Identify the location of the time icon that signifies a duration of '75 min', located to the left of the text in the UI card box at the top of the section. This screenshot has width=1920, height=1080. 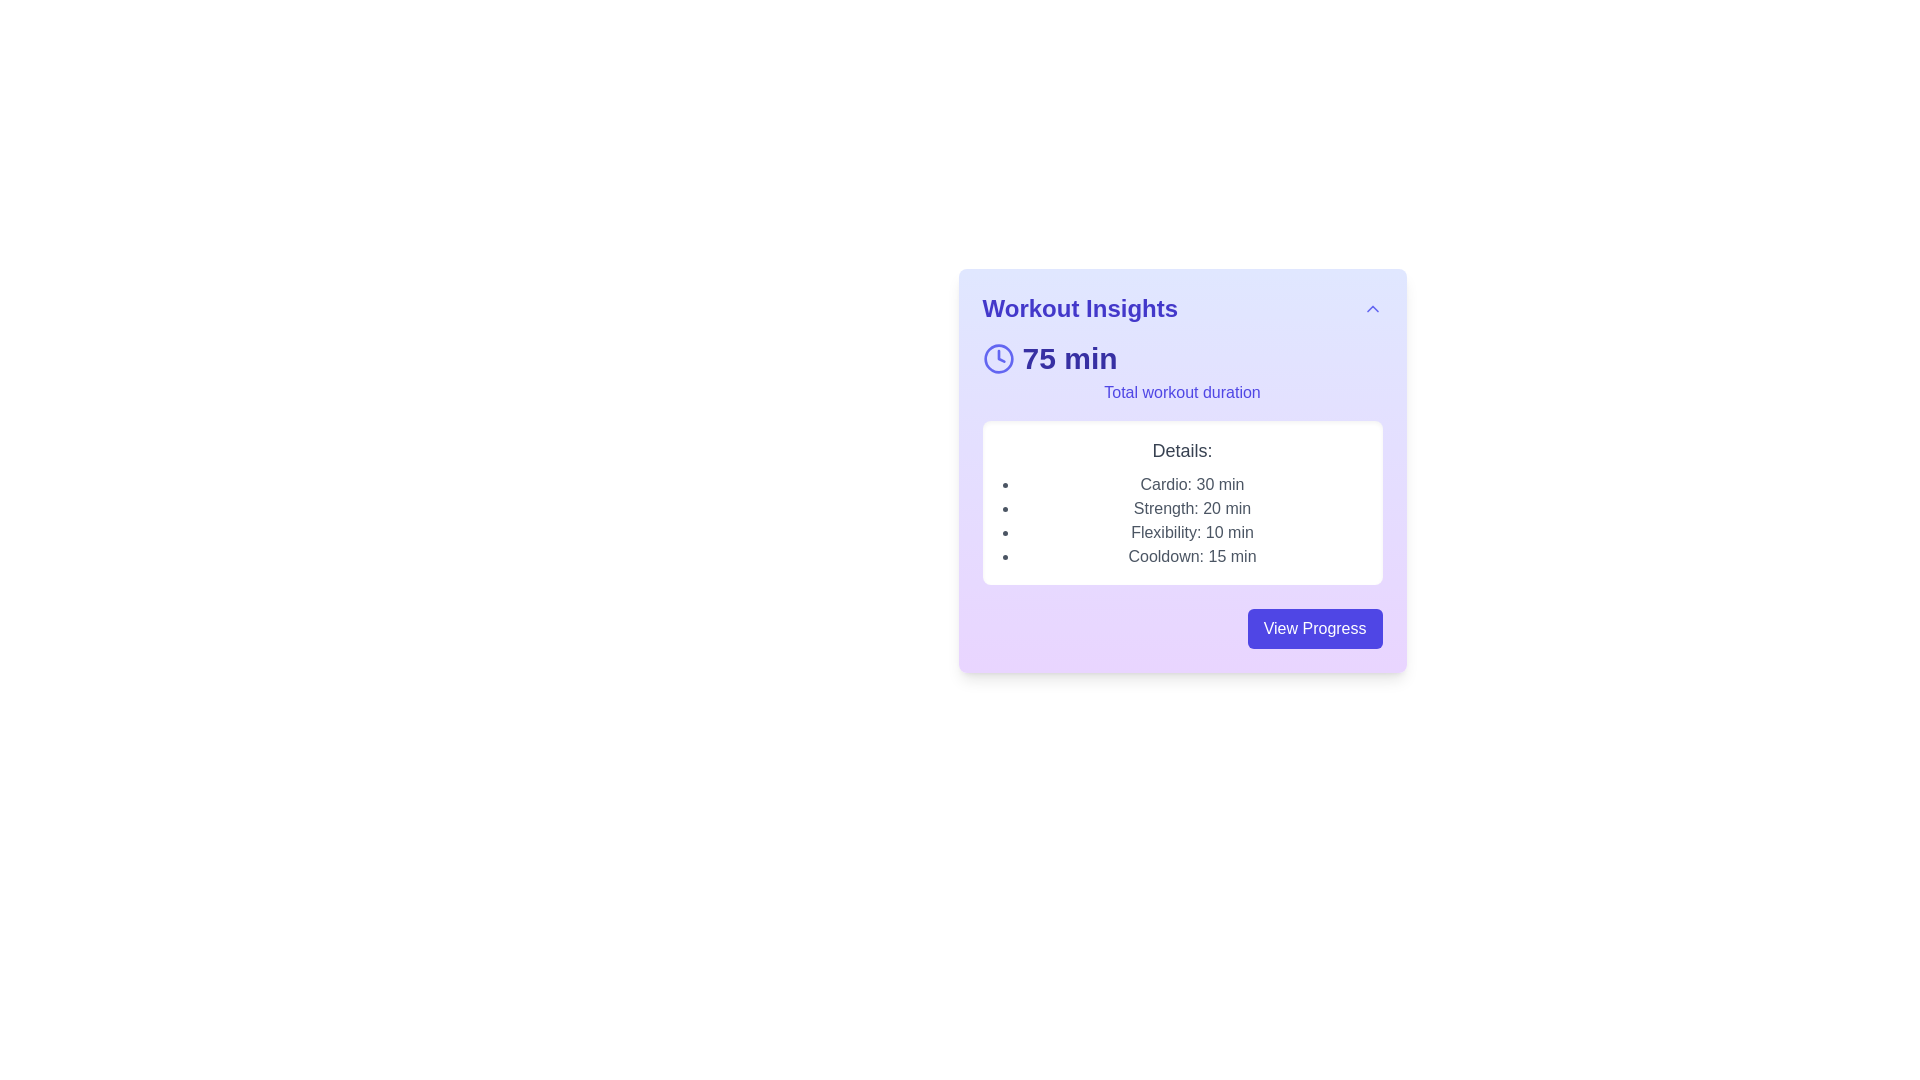
(998, 357).